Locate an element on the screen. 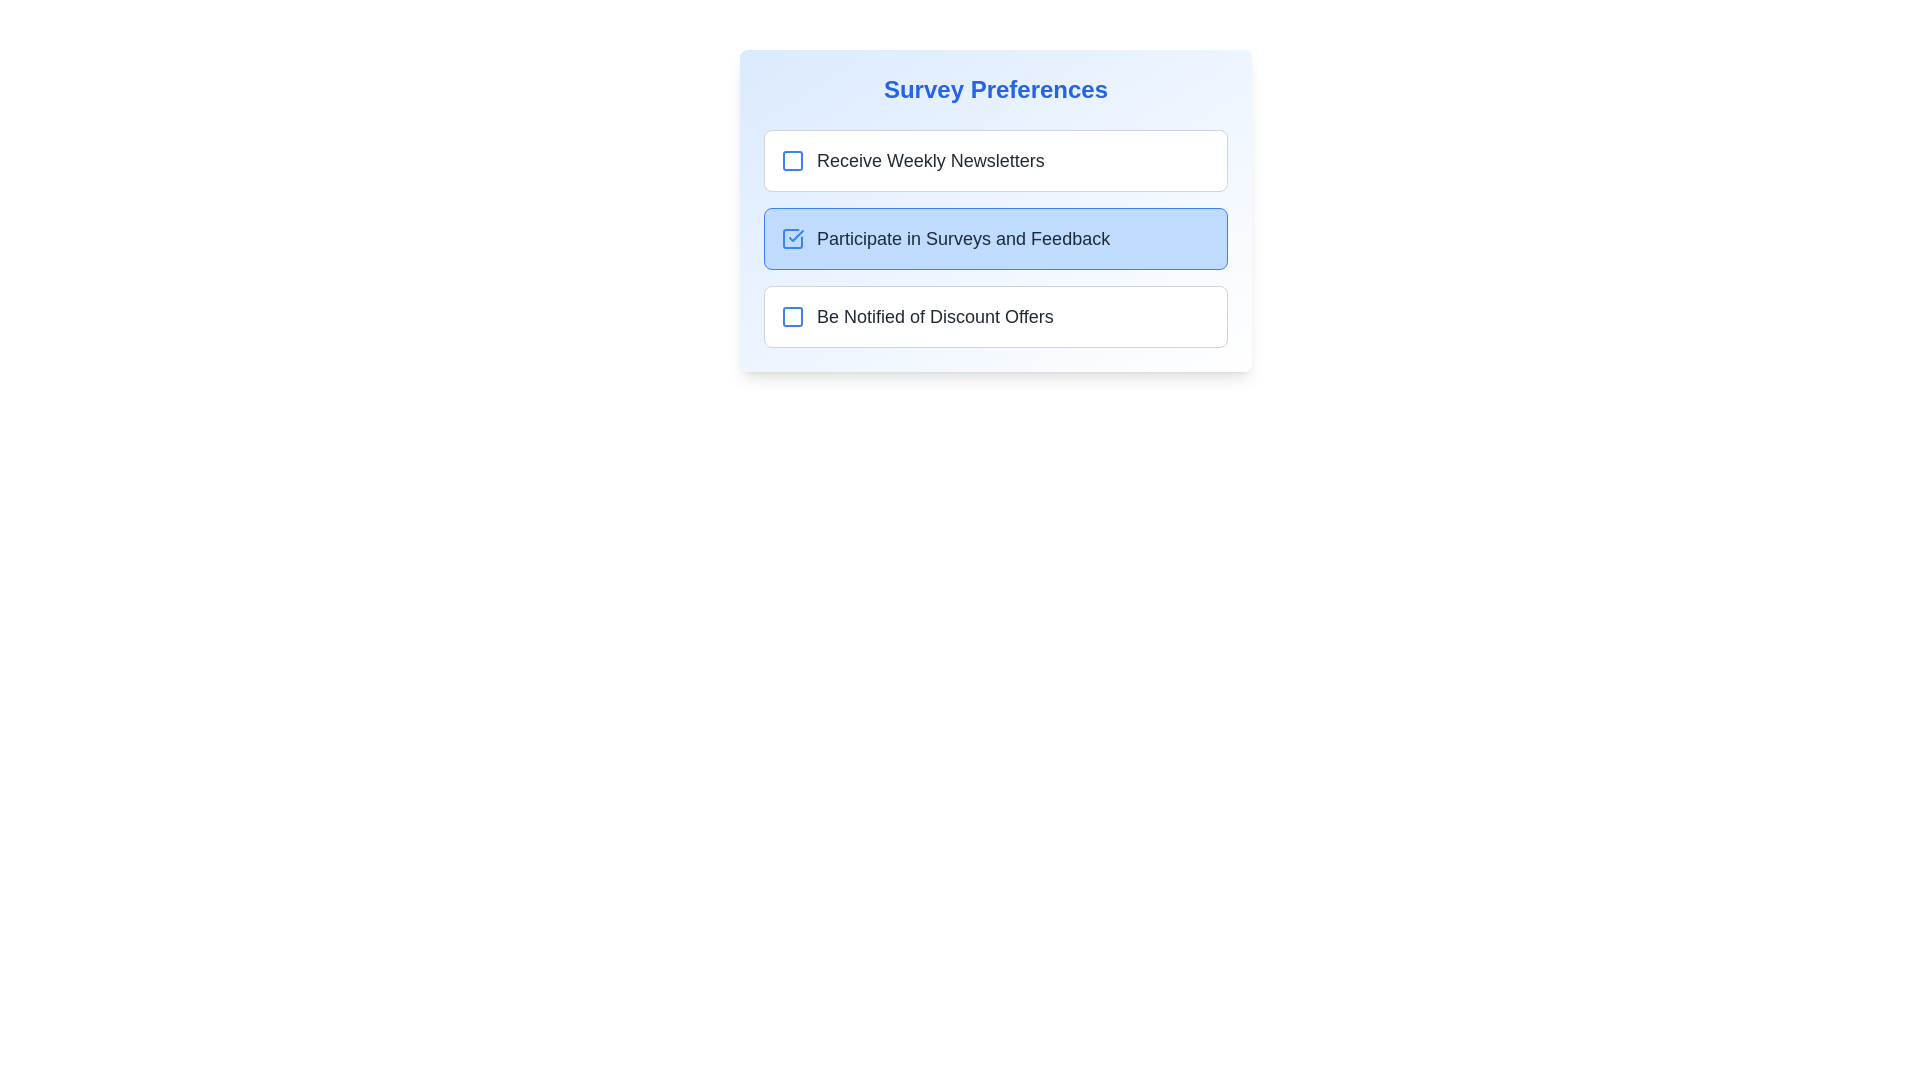  the checkbox of the second selectable list item within the 'Survey Preferences' card is located at coordinates (996, 238).